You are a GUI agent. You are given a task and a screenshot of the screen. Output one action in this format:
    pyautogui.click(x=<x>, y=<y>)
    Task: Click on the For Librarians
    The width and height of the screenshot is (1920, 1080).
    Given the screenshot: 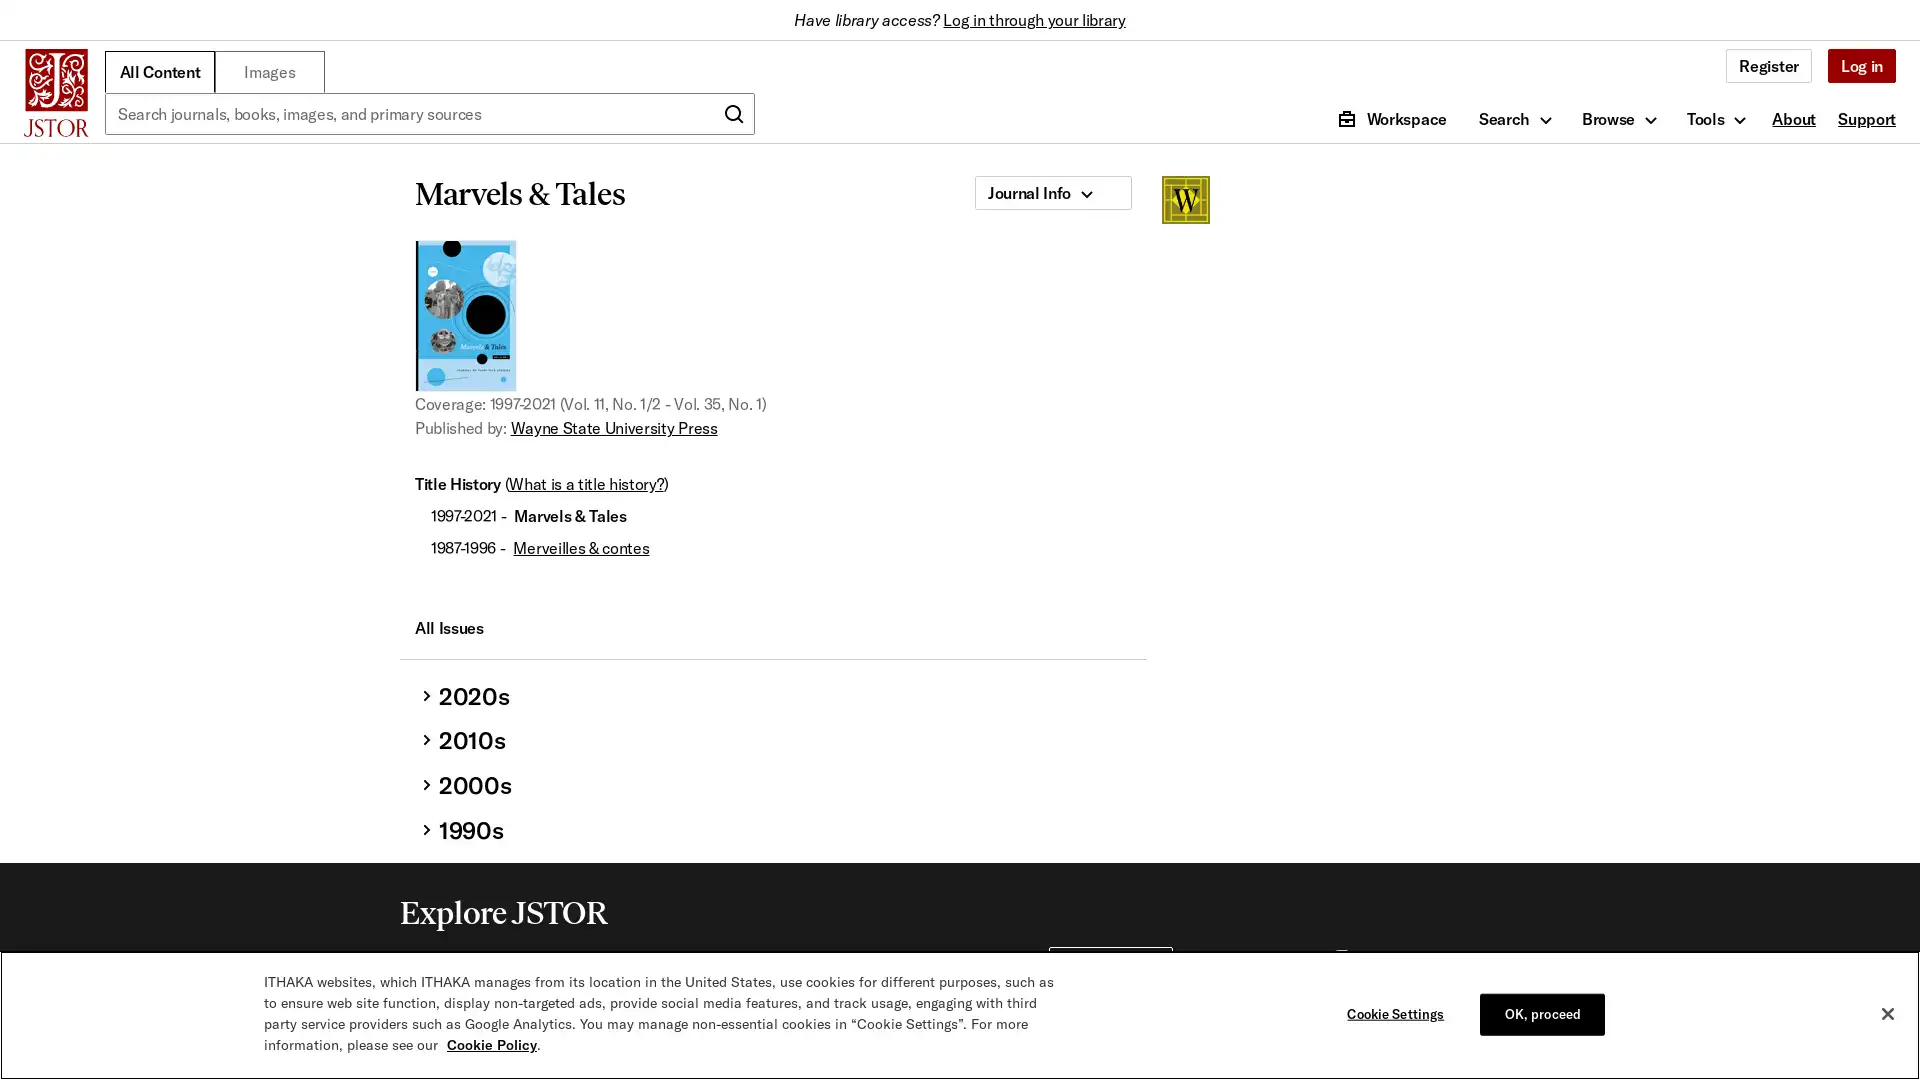 What is the action you would take?
    pyautogui.click(x=1109, y=962)
    